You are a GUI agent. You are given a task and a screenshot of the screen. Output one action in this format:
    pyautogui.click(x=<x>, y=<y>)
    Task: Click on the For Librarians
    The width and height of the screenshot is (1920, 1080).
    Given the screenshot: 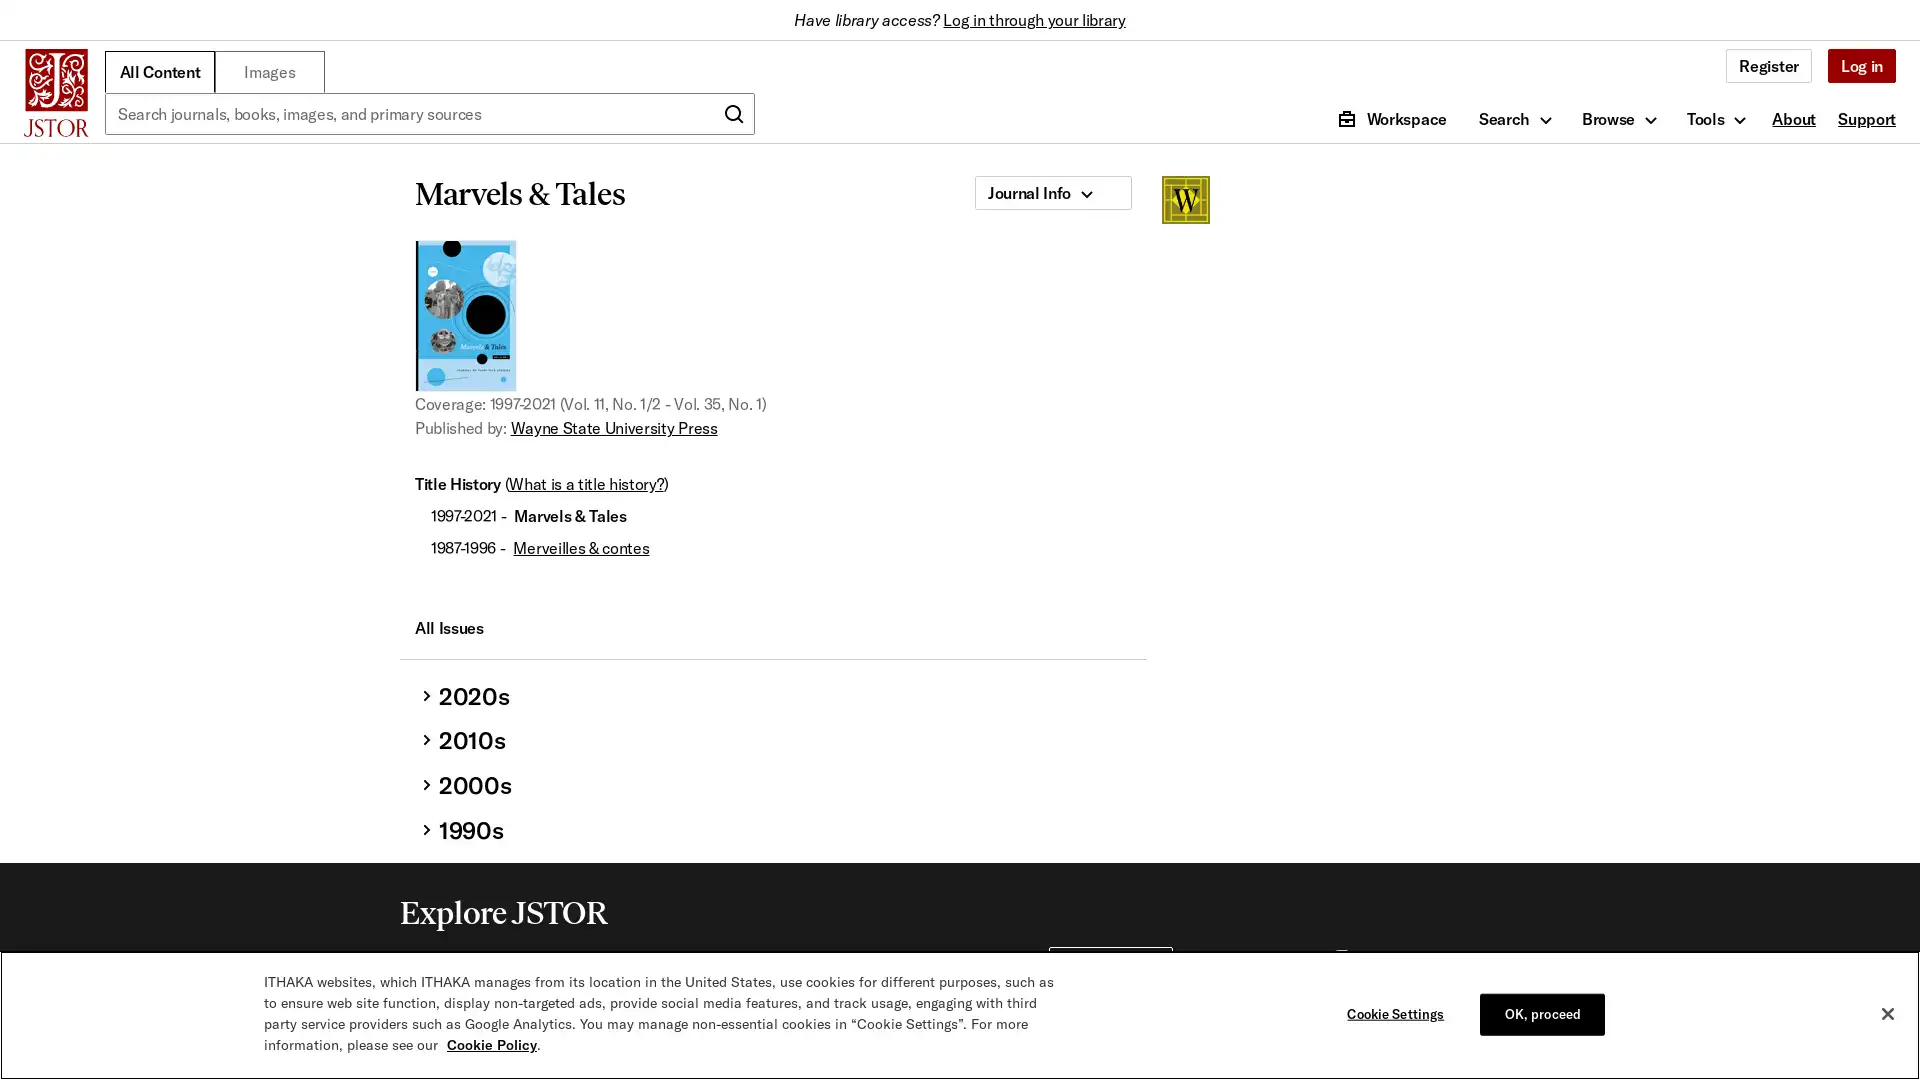 What is the action you would take?
    pyautogui.click(x=1109, y=962)
    